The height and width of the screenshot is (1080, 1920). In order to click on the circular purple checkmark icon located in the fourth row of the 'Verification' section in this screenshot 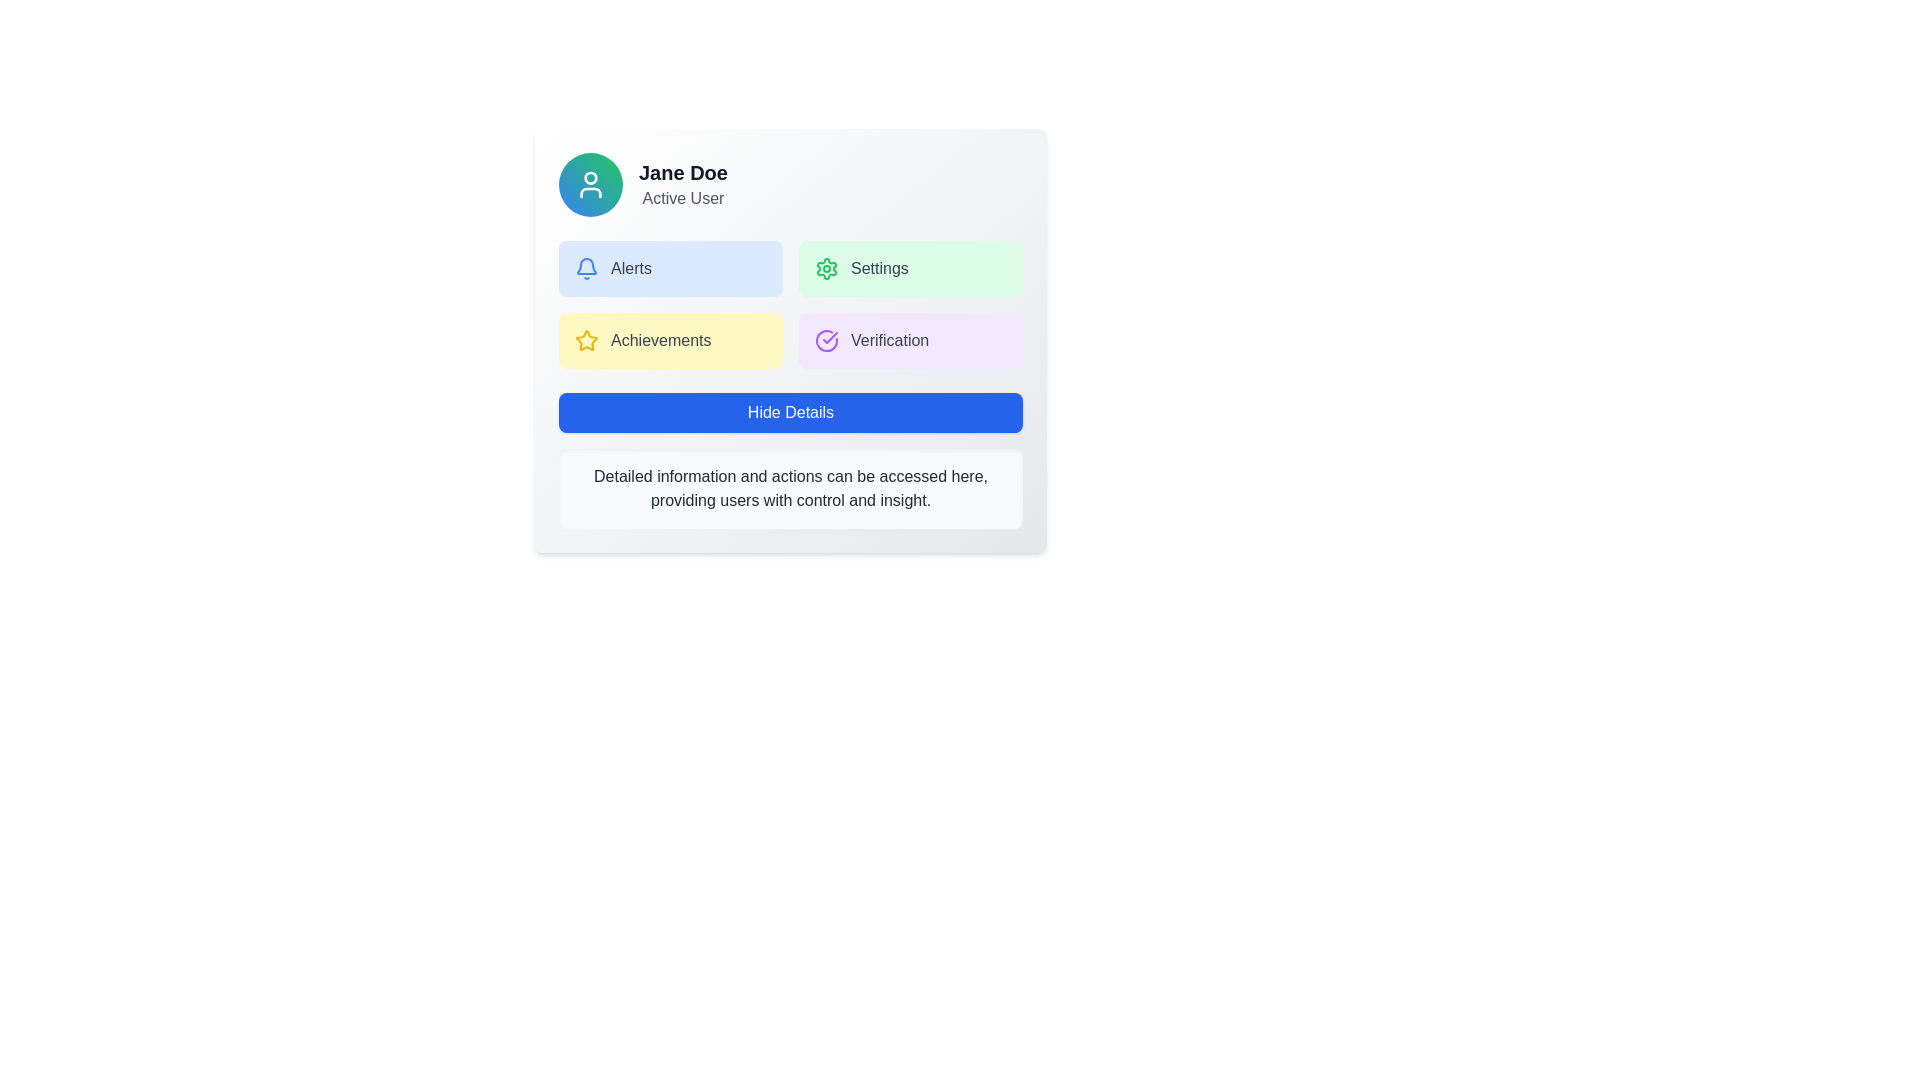, I will do `click(826, 339)`.